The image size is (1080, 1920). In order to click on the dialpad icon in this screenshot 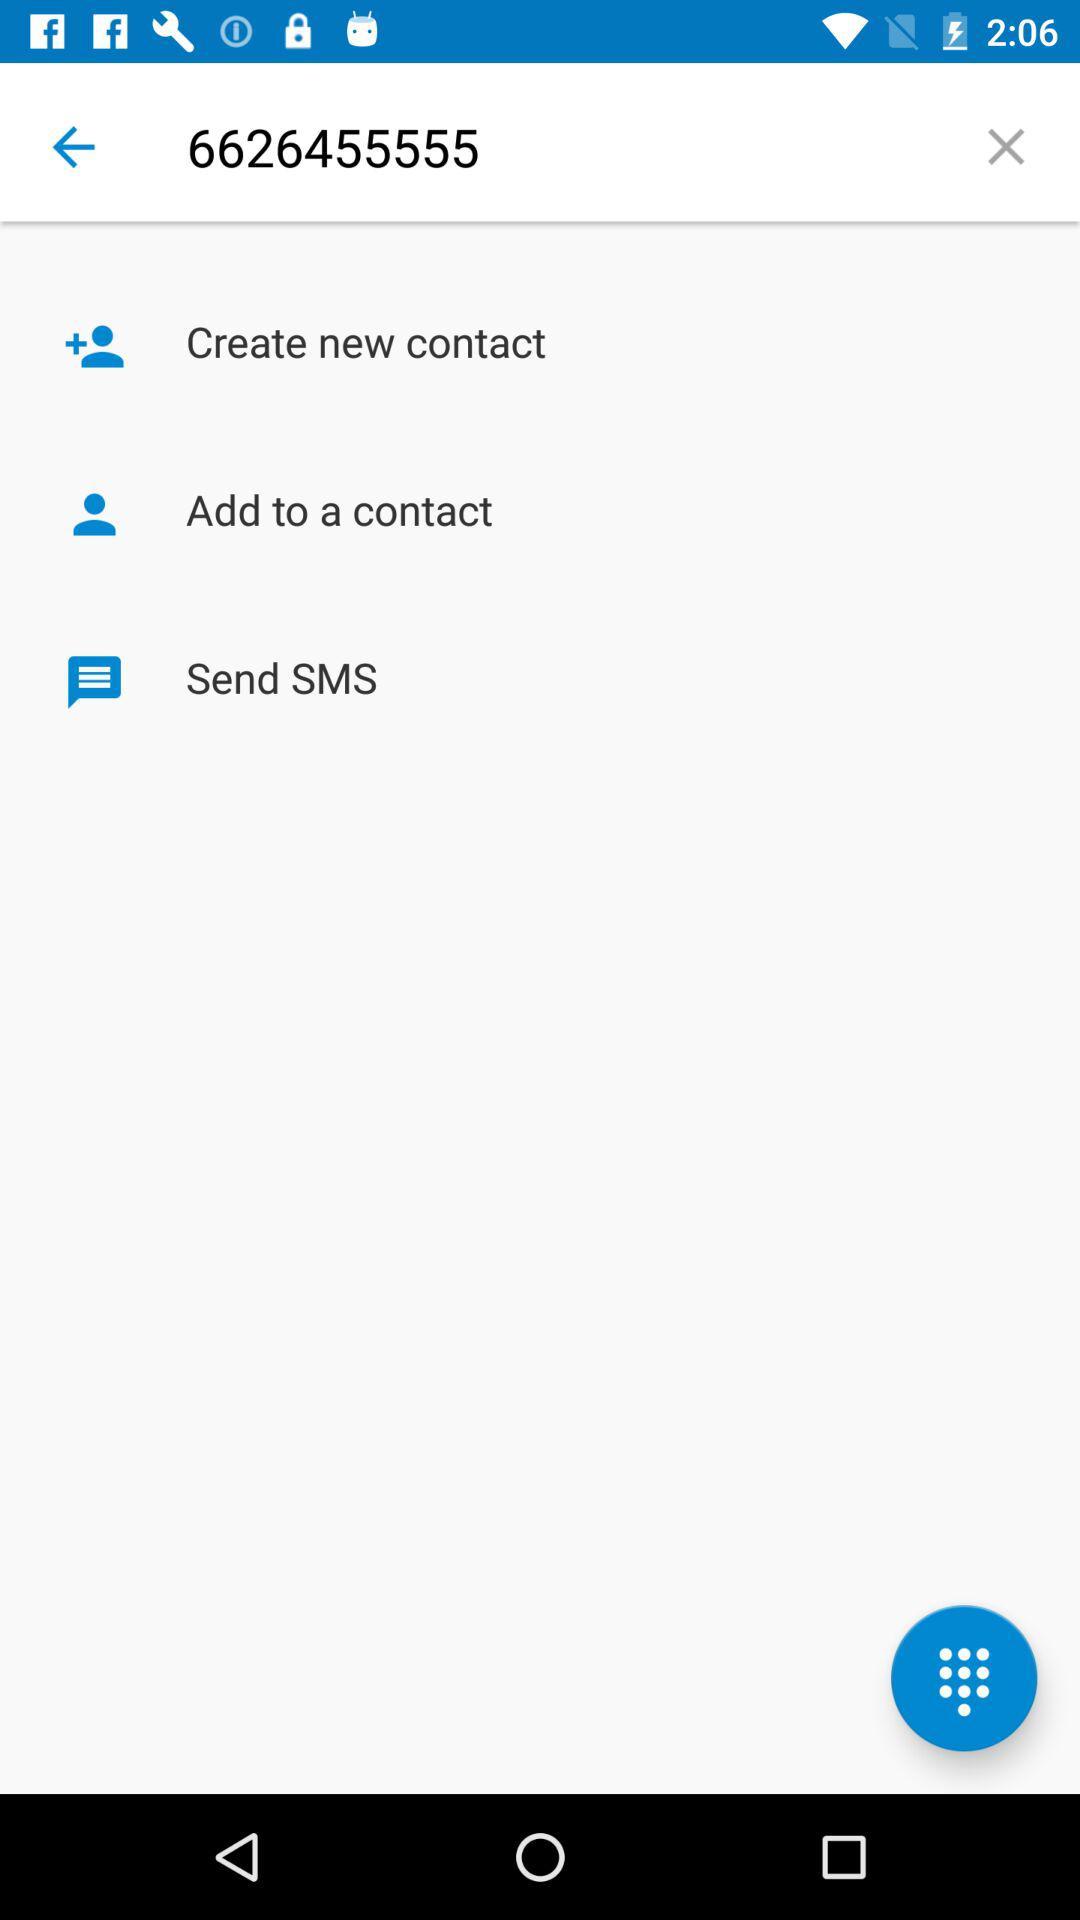, I will do `click(963, 1678)`.